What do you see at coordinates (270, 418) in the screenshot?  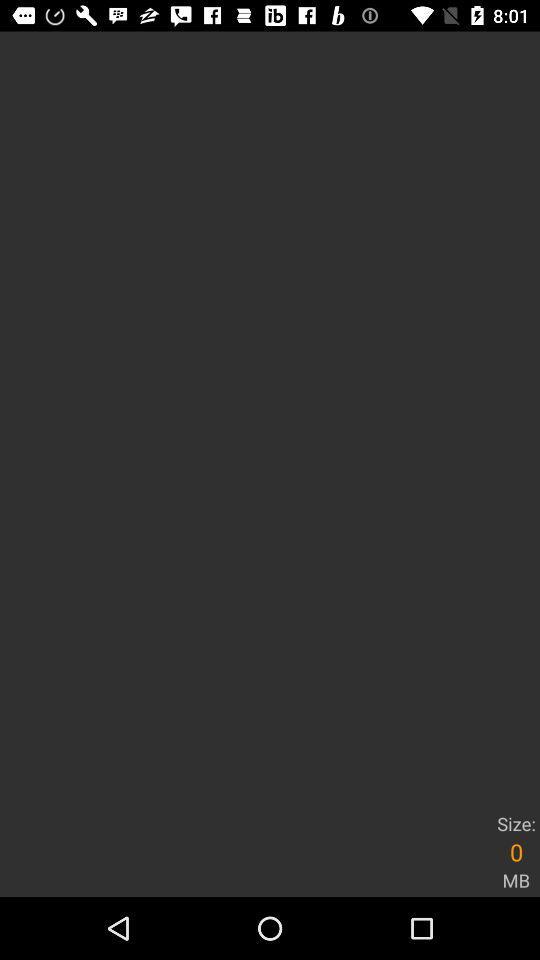 I see `the icon at the center` at bounding box center [270, 418].